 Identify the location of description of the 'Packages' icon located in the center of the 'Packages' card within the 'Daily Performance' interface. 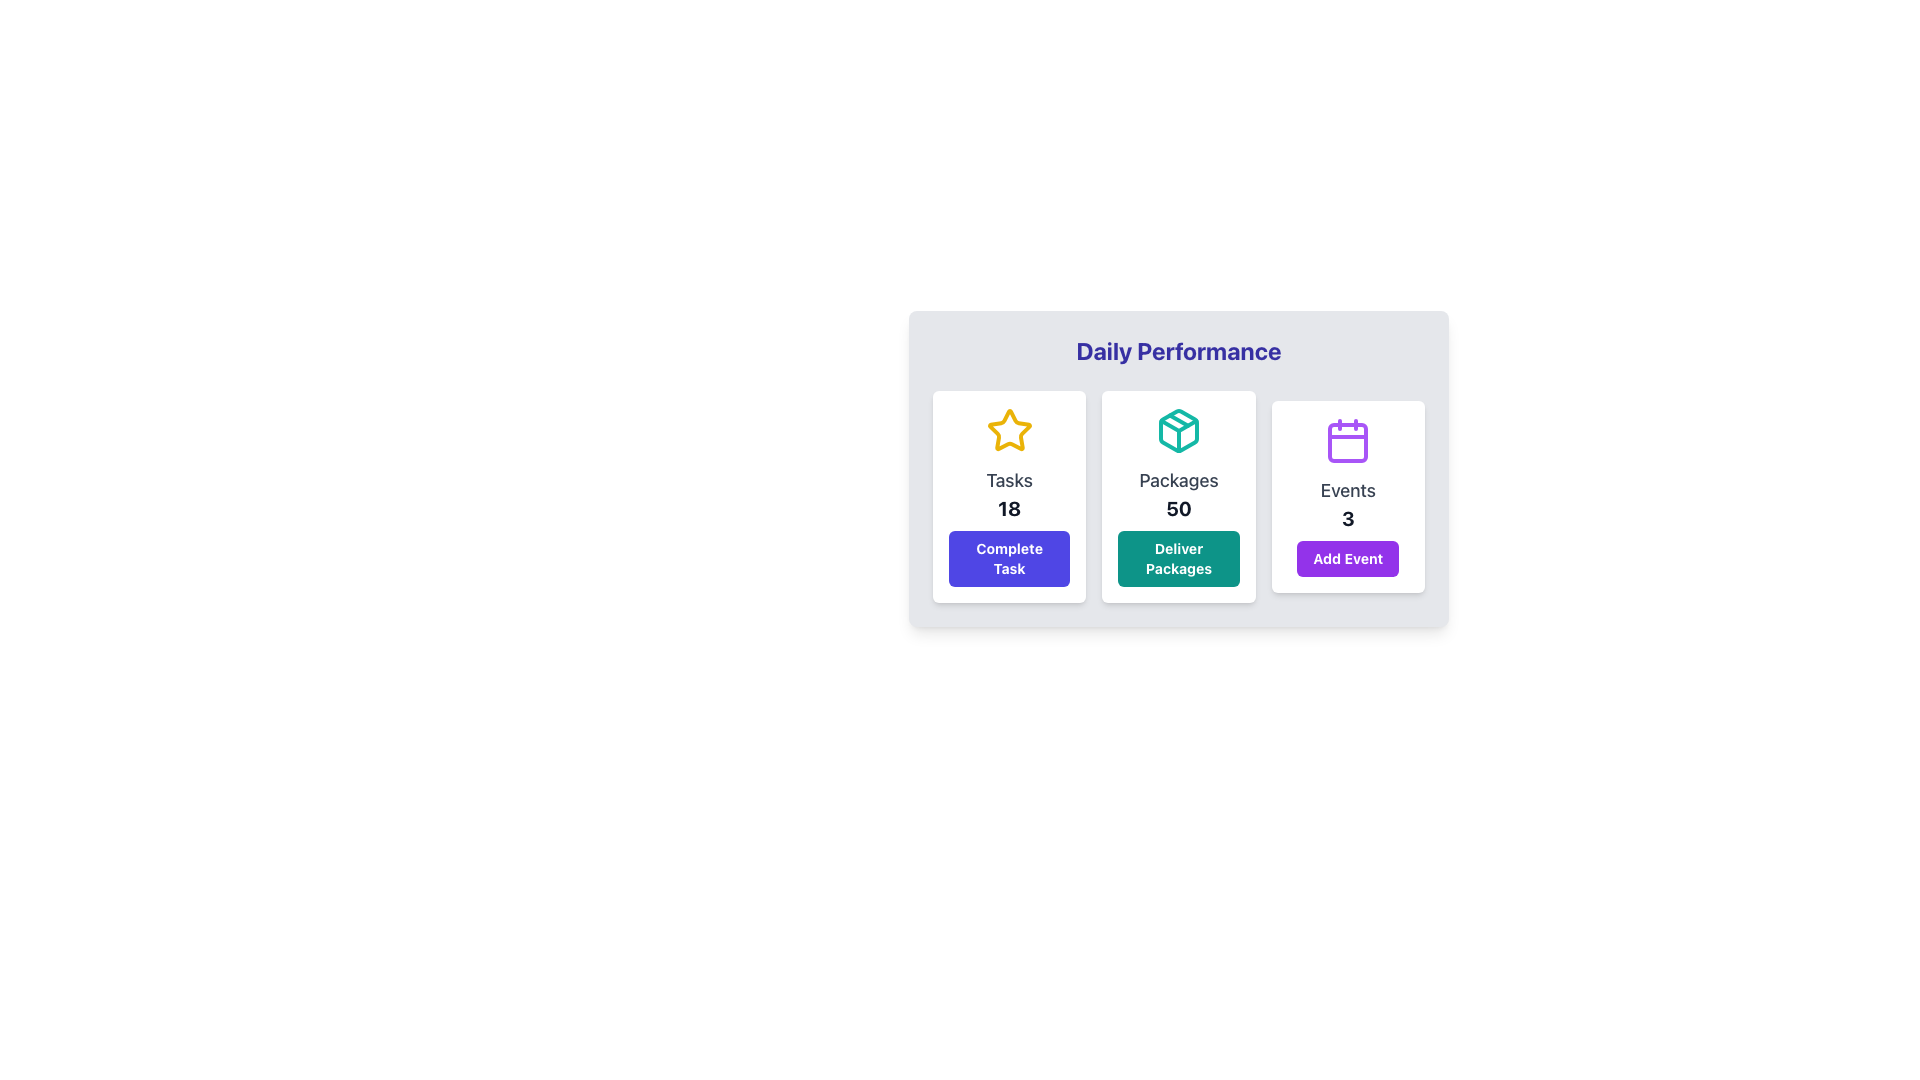
(1179, 430).